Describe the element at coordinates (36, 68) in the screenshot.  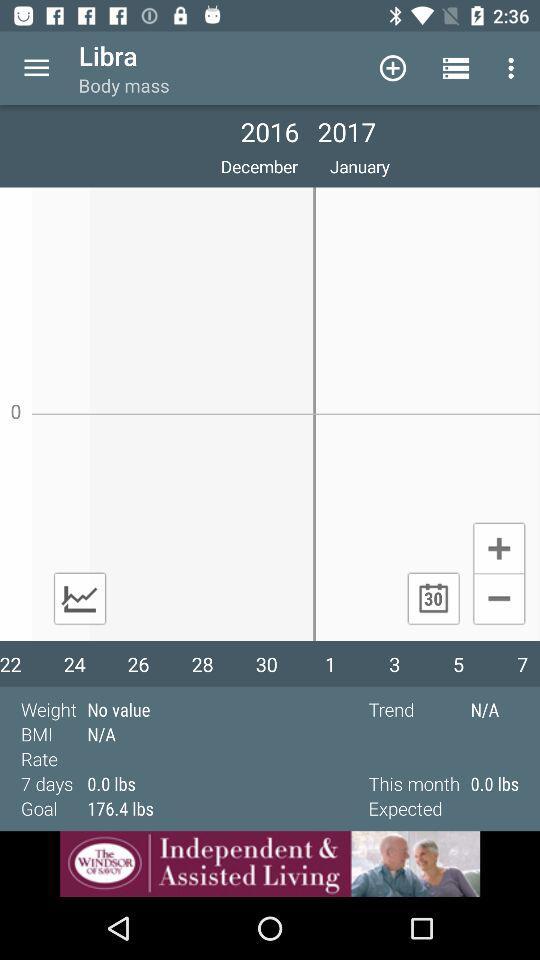
I see `drop down menu button` at that location.